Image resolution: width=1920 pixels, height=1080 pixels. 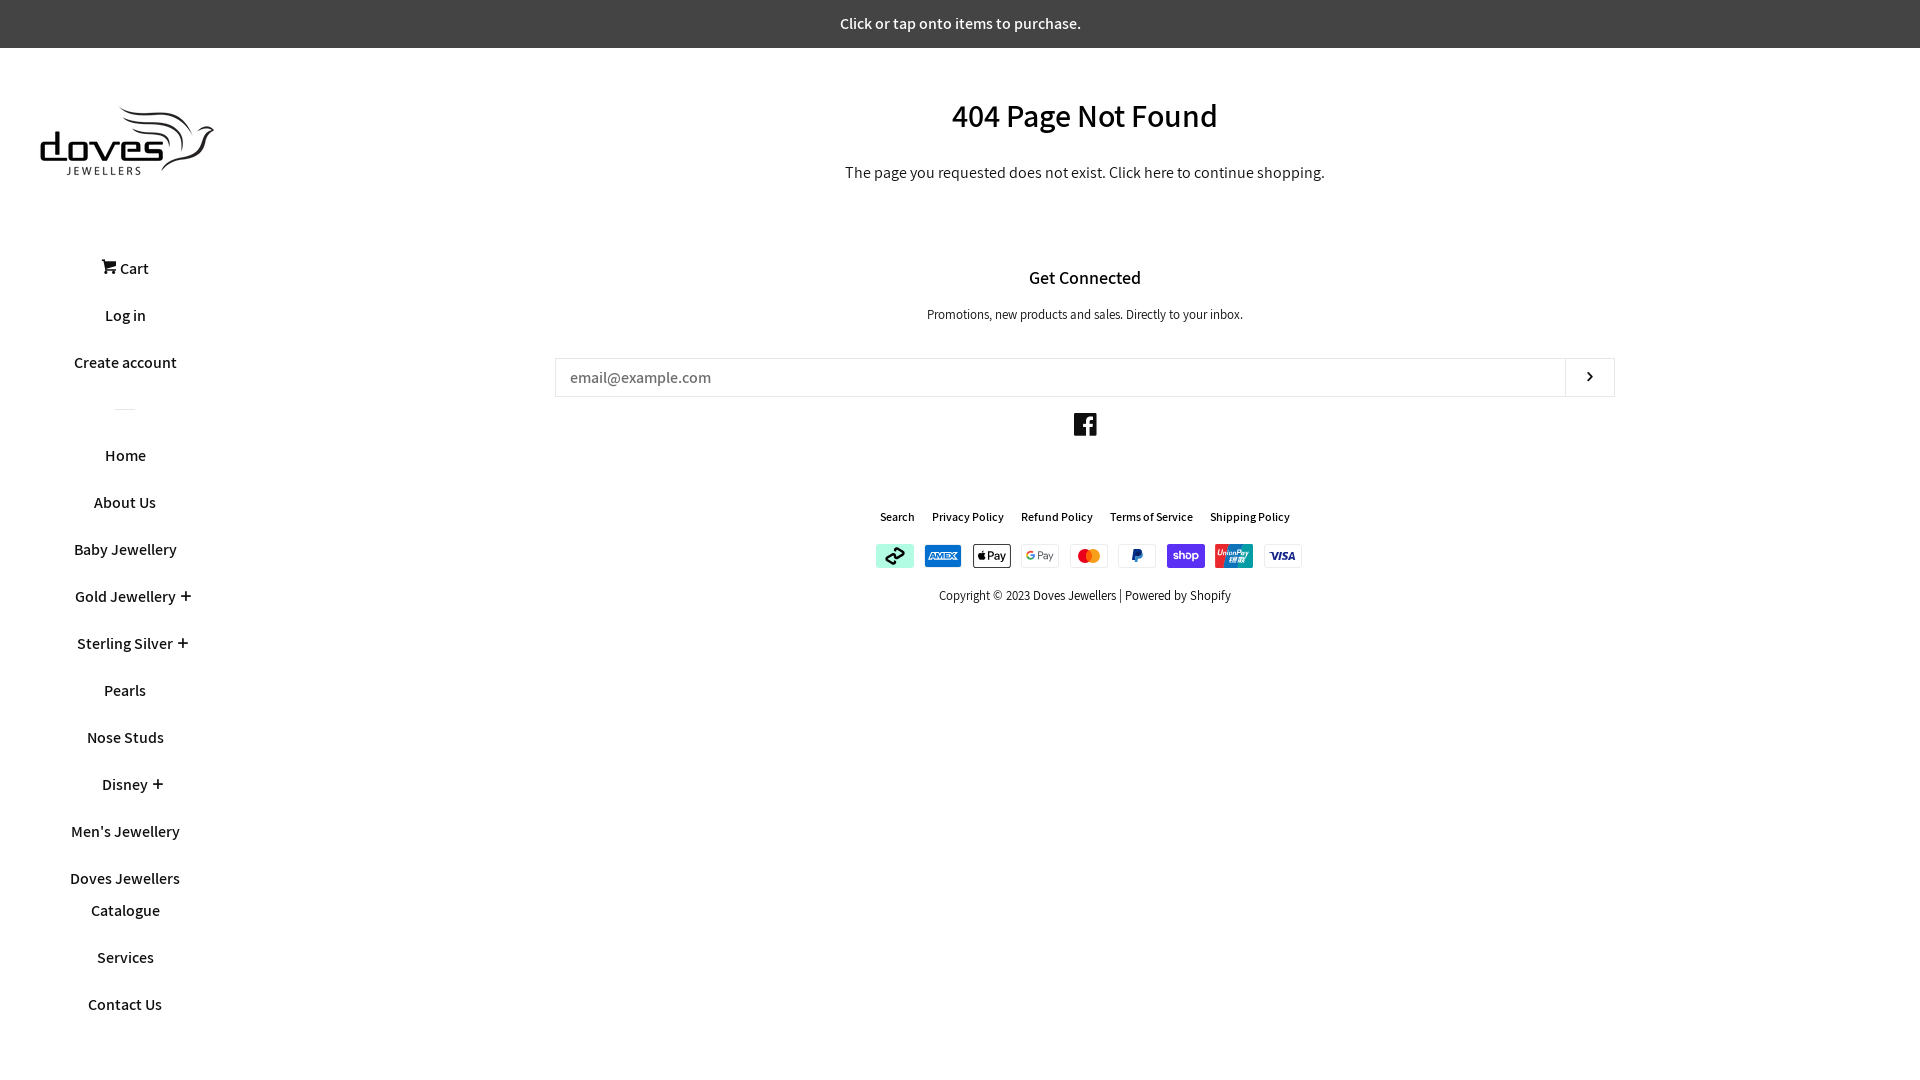 What do you see at coordinates (1208, 515) in the screenshot?
I see `'Shipping Policy'` at bounding box center [1208, 515].